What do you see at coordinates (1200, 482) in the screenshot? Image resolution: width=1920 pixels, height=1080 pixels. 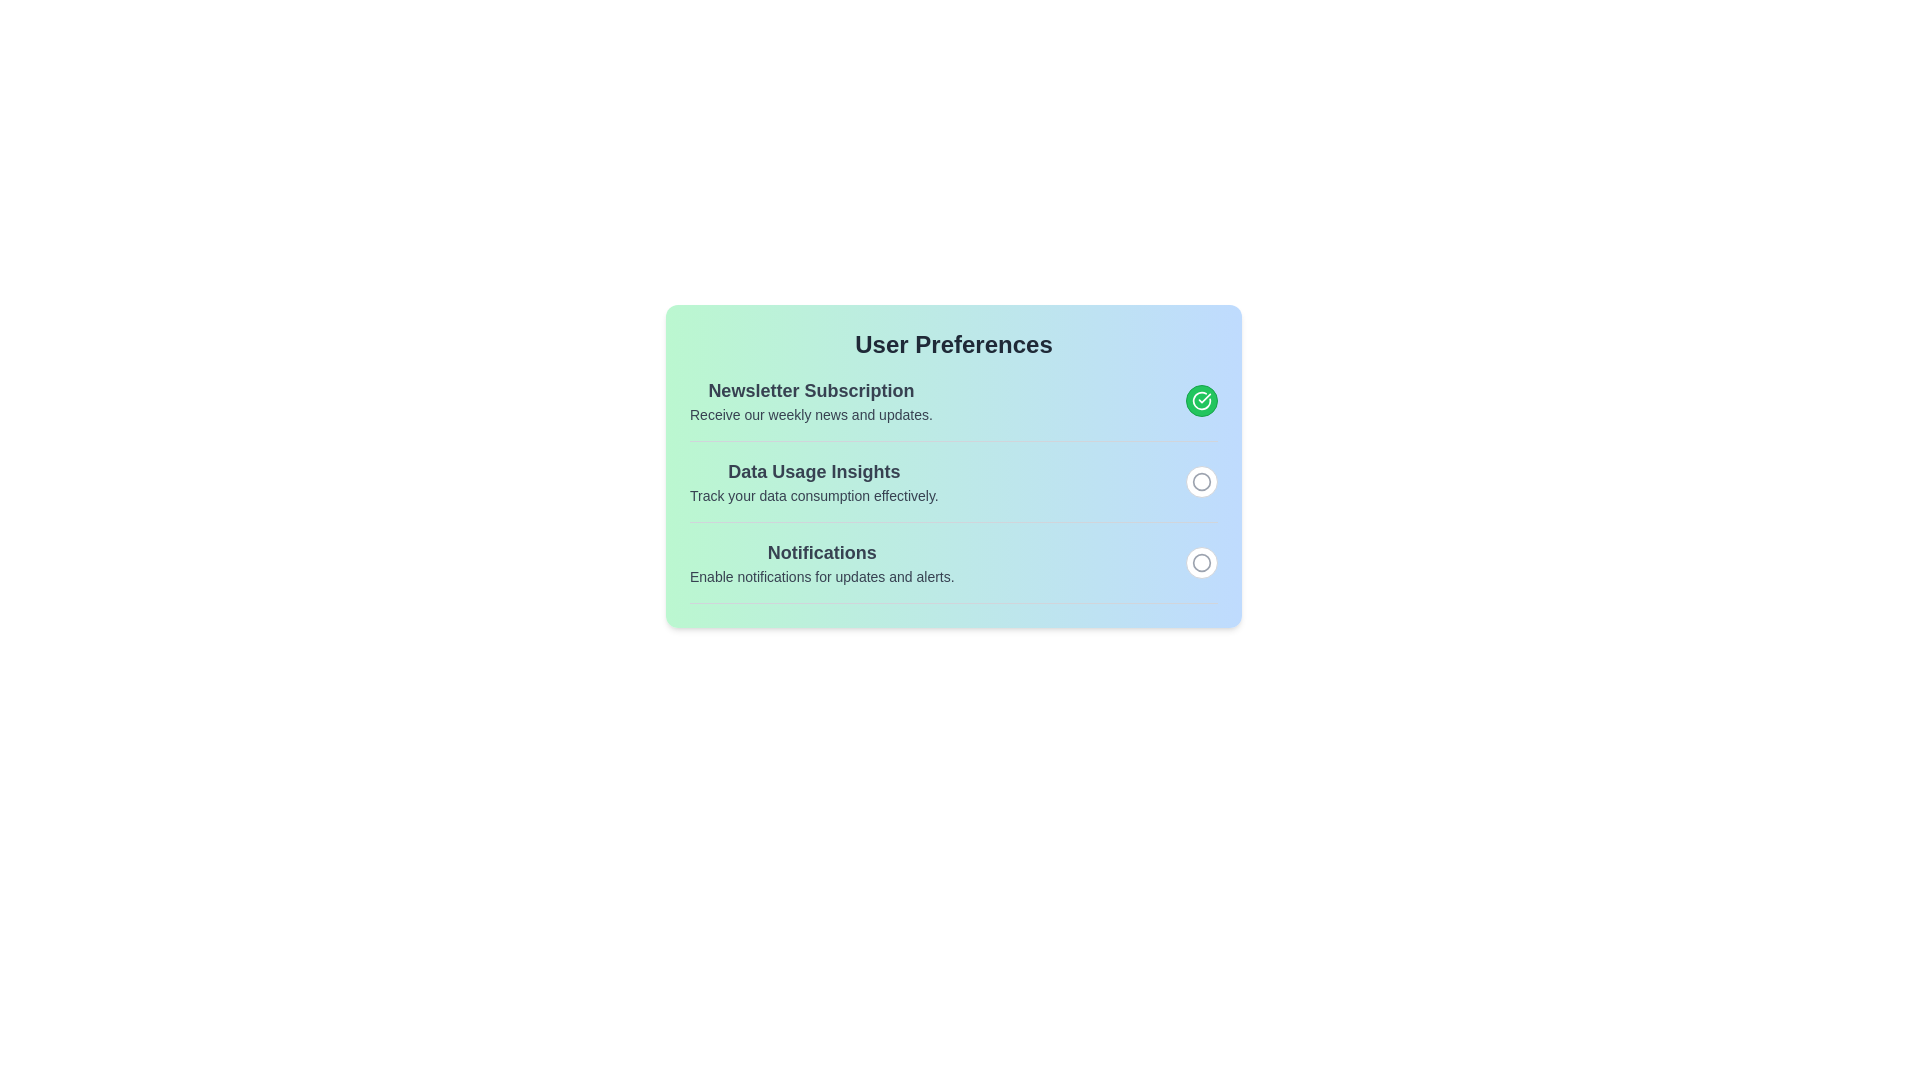 I see `the toggle button for 'Data Usage Insights' in the 'User Preferences' section, located to the right of the corresponding text` at bounding box center [1200, 482].